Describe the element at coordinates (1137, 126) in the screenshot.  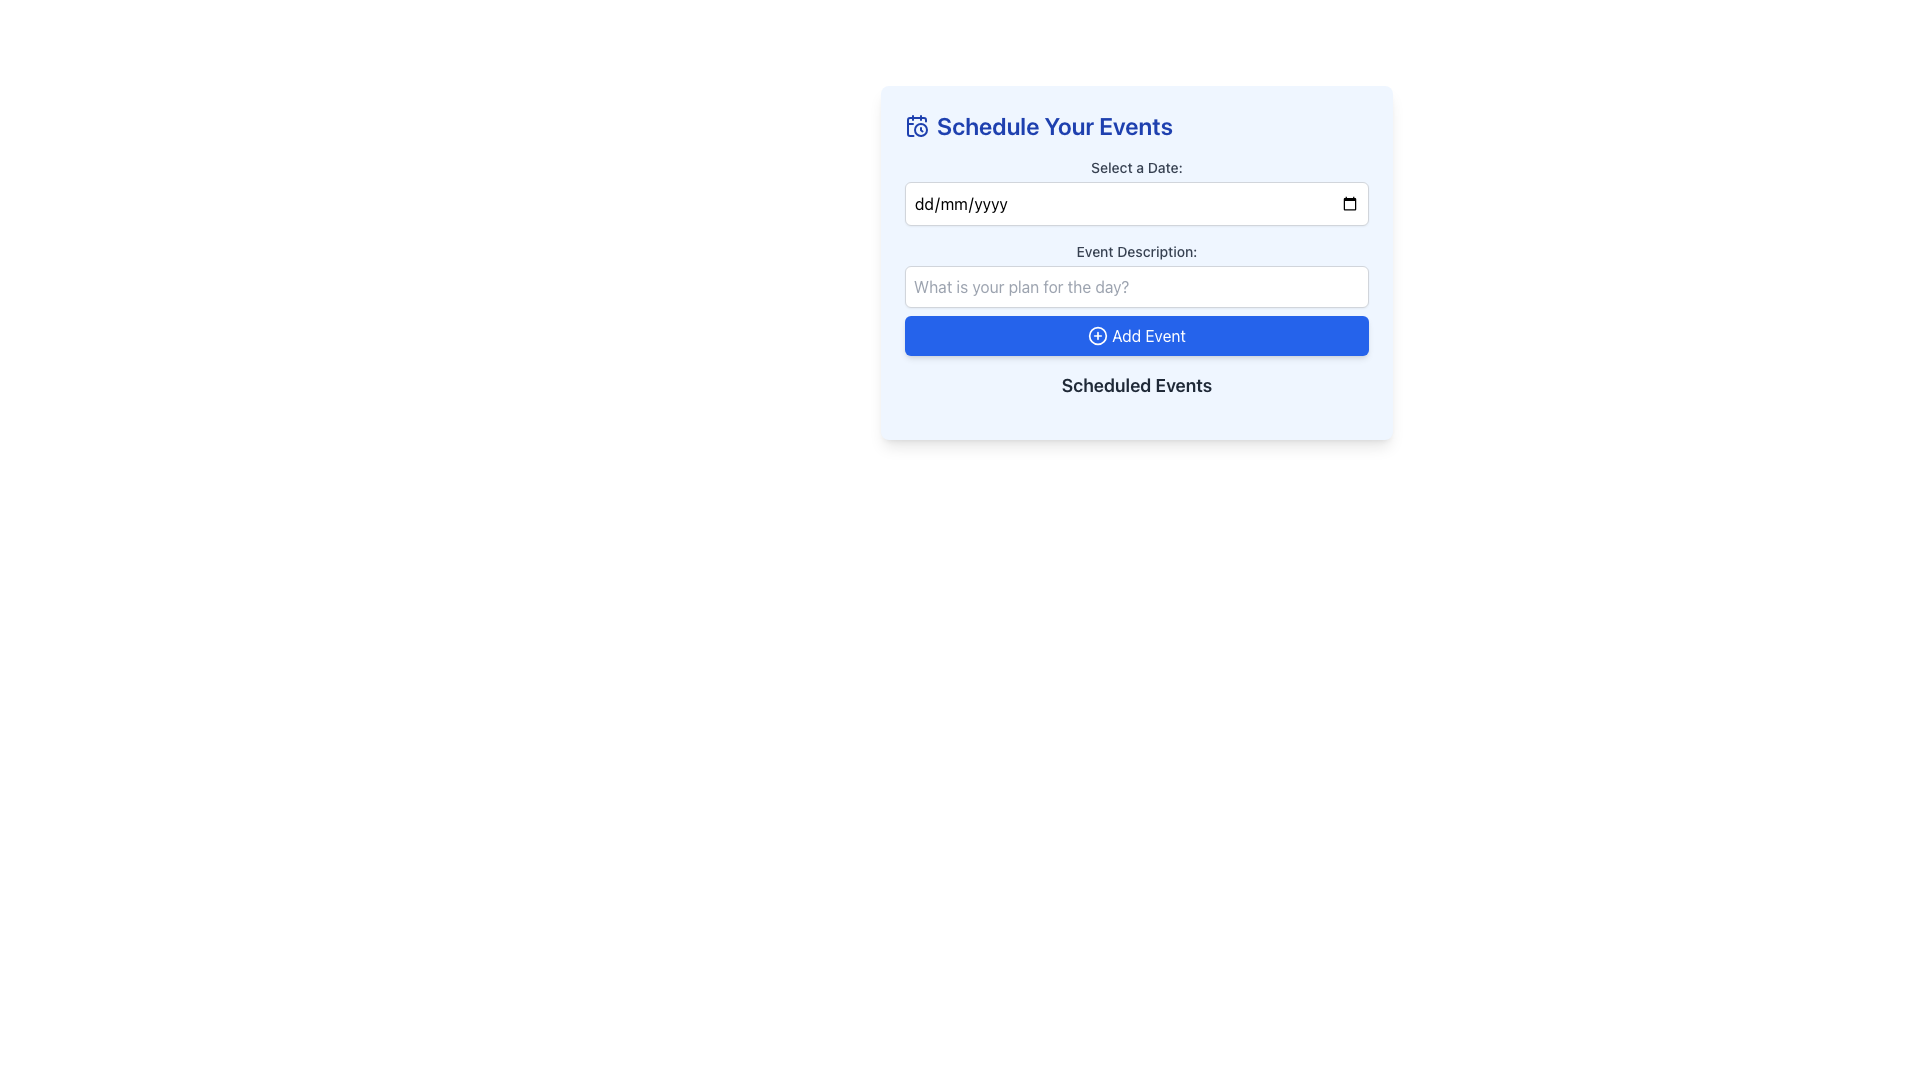
I see `the text header that says 'Schedule Your Events', which is styled in a large bold font and centered at the top of its section` at that location.